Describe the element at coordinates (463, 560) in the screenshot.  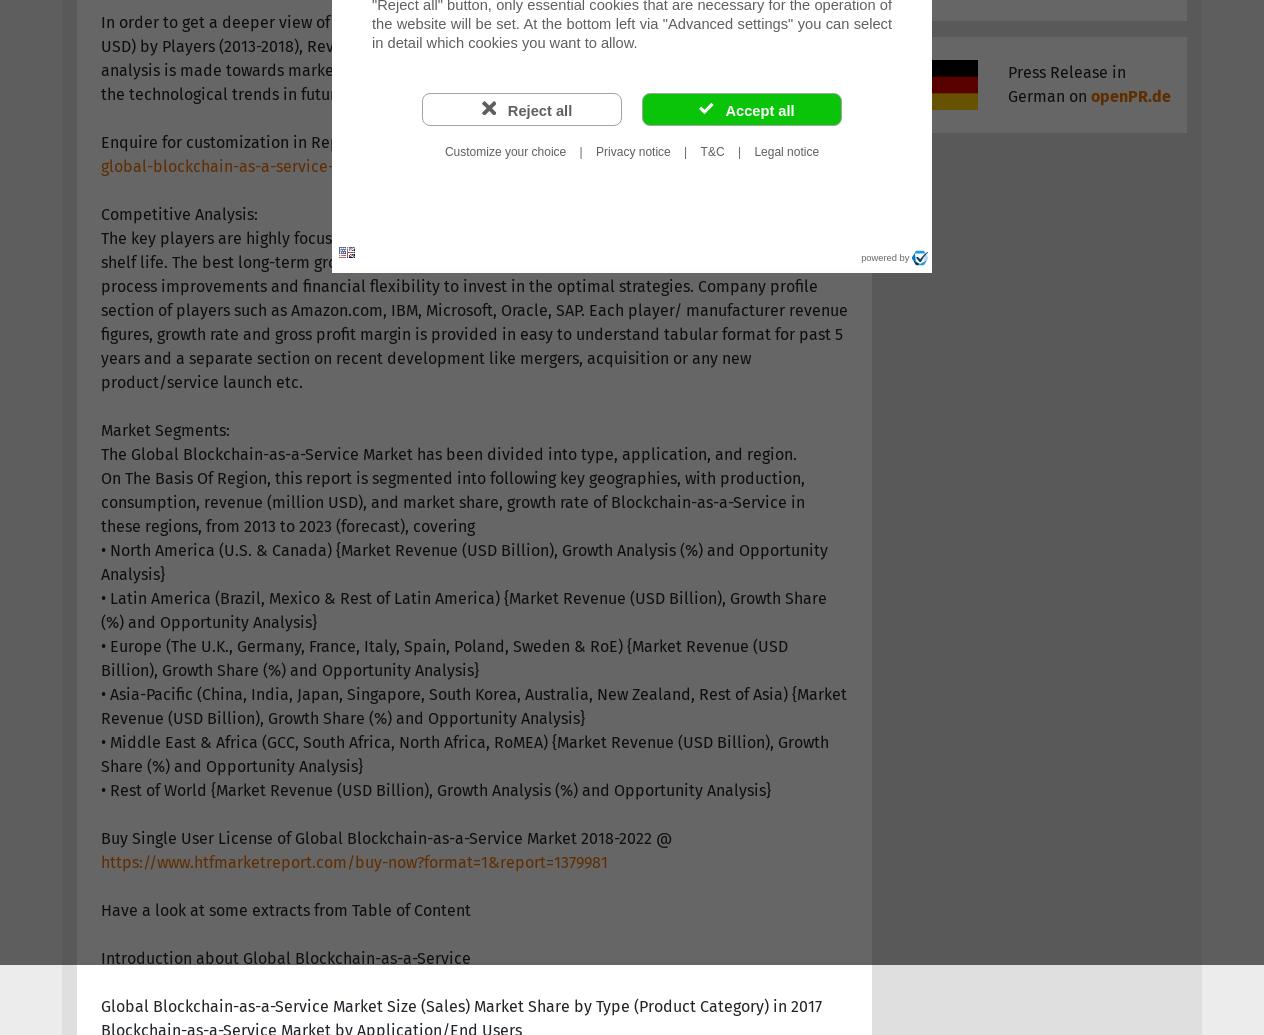
I see `'• North America (U.S. & Canada) {Market Revenue (USD Billion), Growth Analysis (%) and Opportunity Analysis}'` at that location.